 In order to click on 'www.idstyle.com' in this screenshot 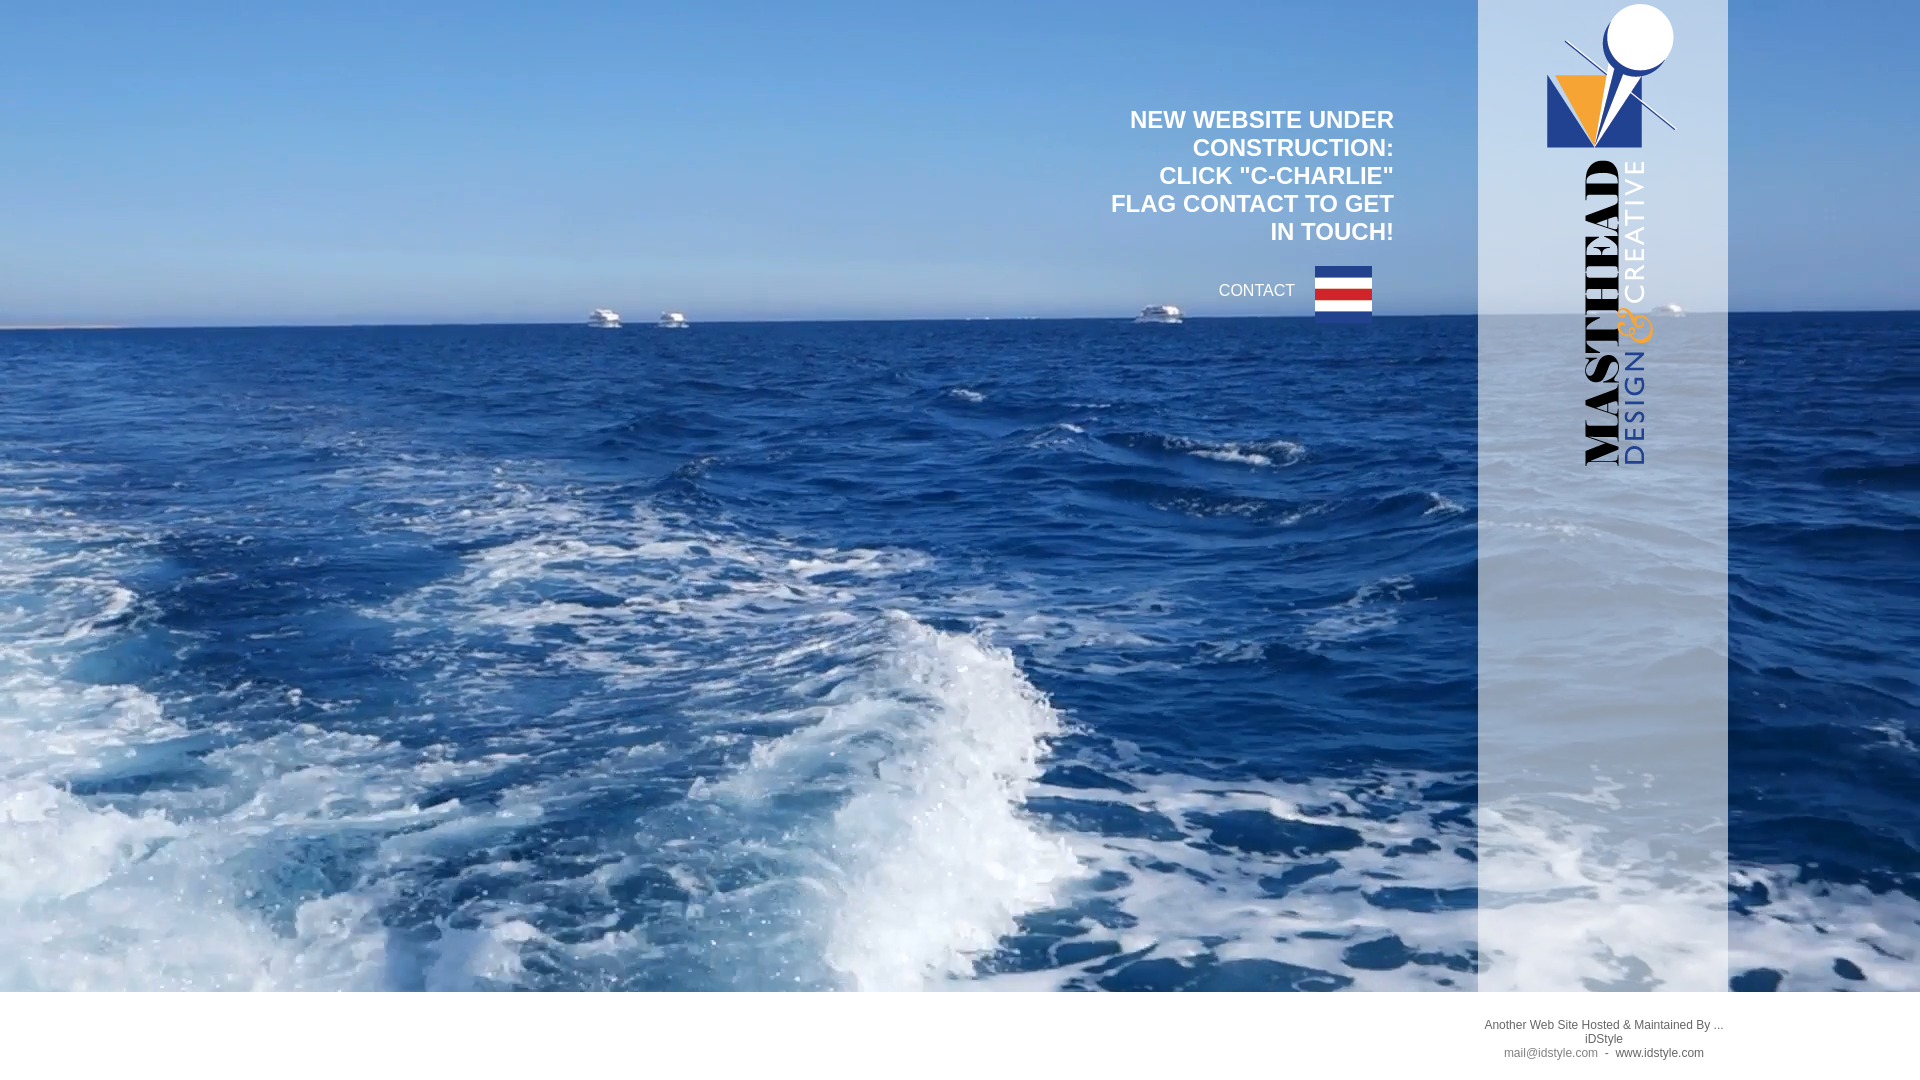, I will do `click(1659, 1052)`.